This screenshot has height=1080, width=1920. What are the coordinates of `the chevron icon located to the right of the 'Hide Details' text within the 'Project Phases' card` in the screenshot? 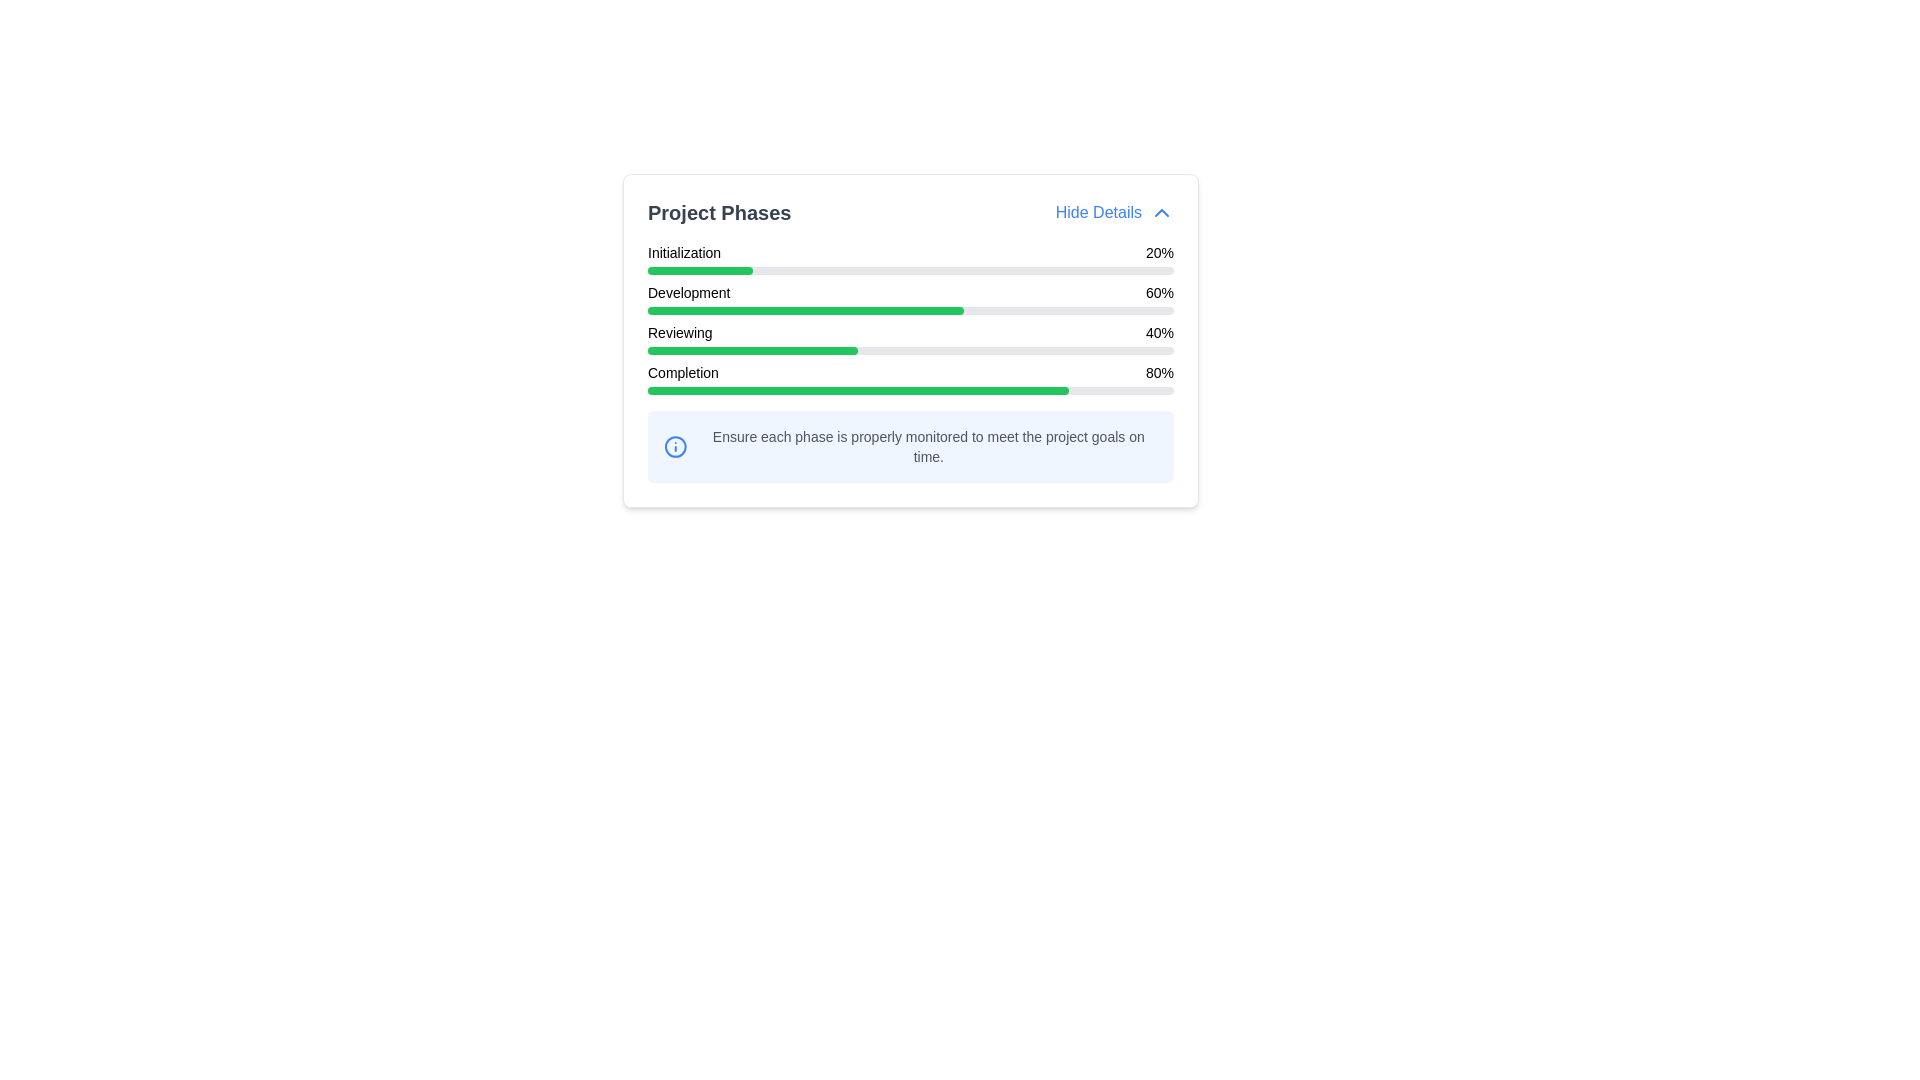 It's located at (1161, 212).